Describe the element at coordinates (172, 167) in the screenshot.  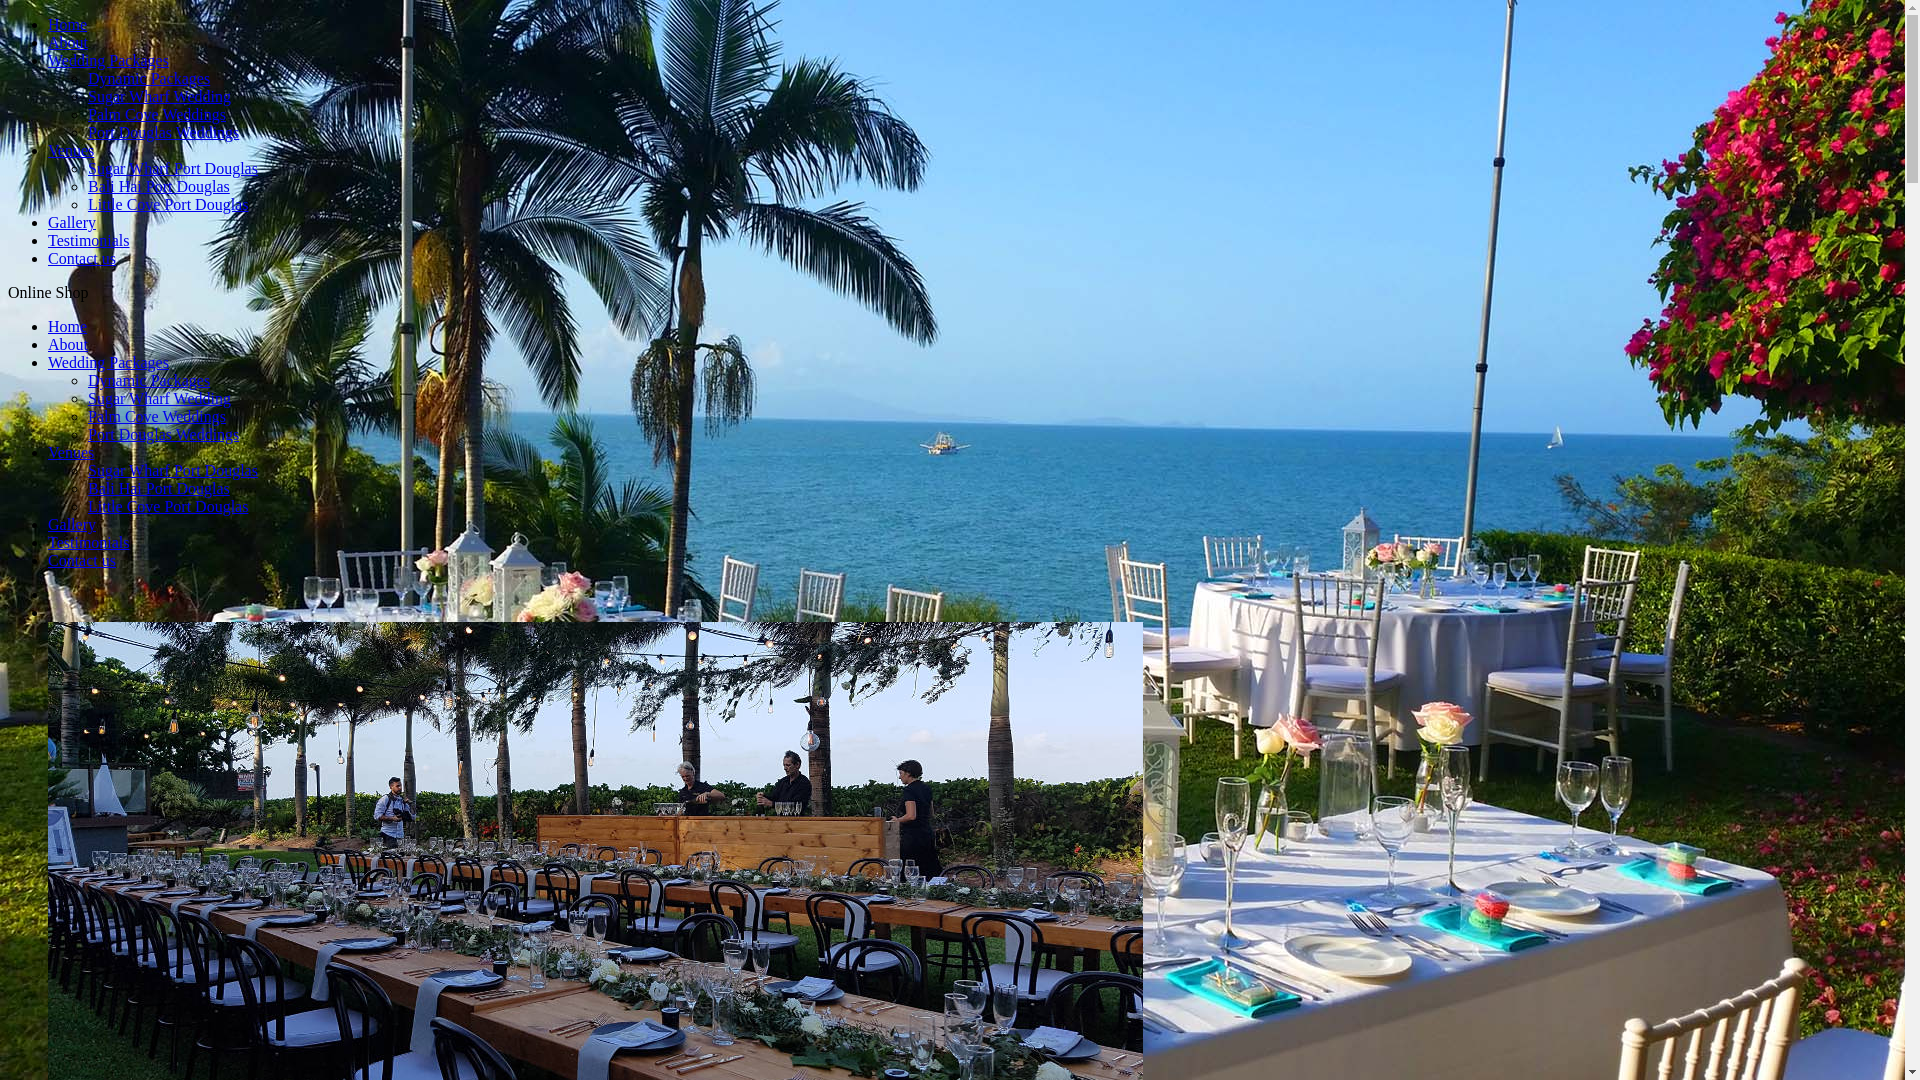
I see `'Sugar Wharf Port Douglas'` at that location.